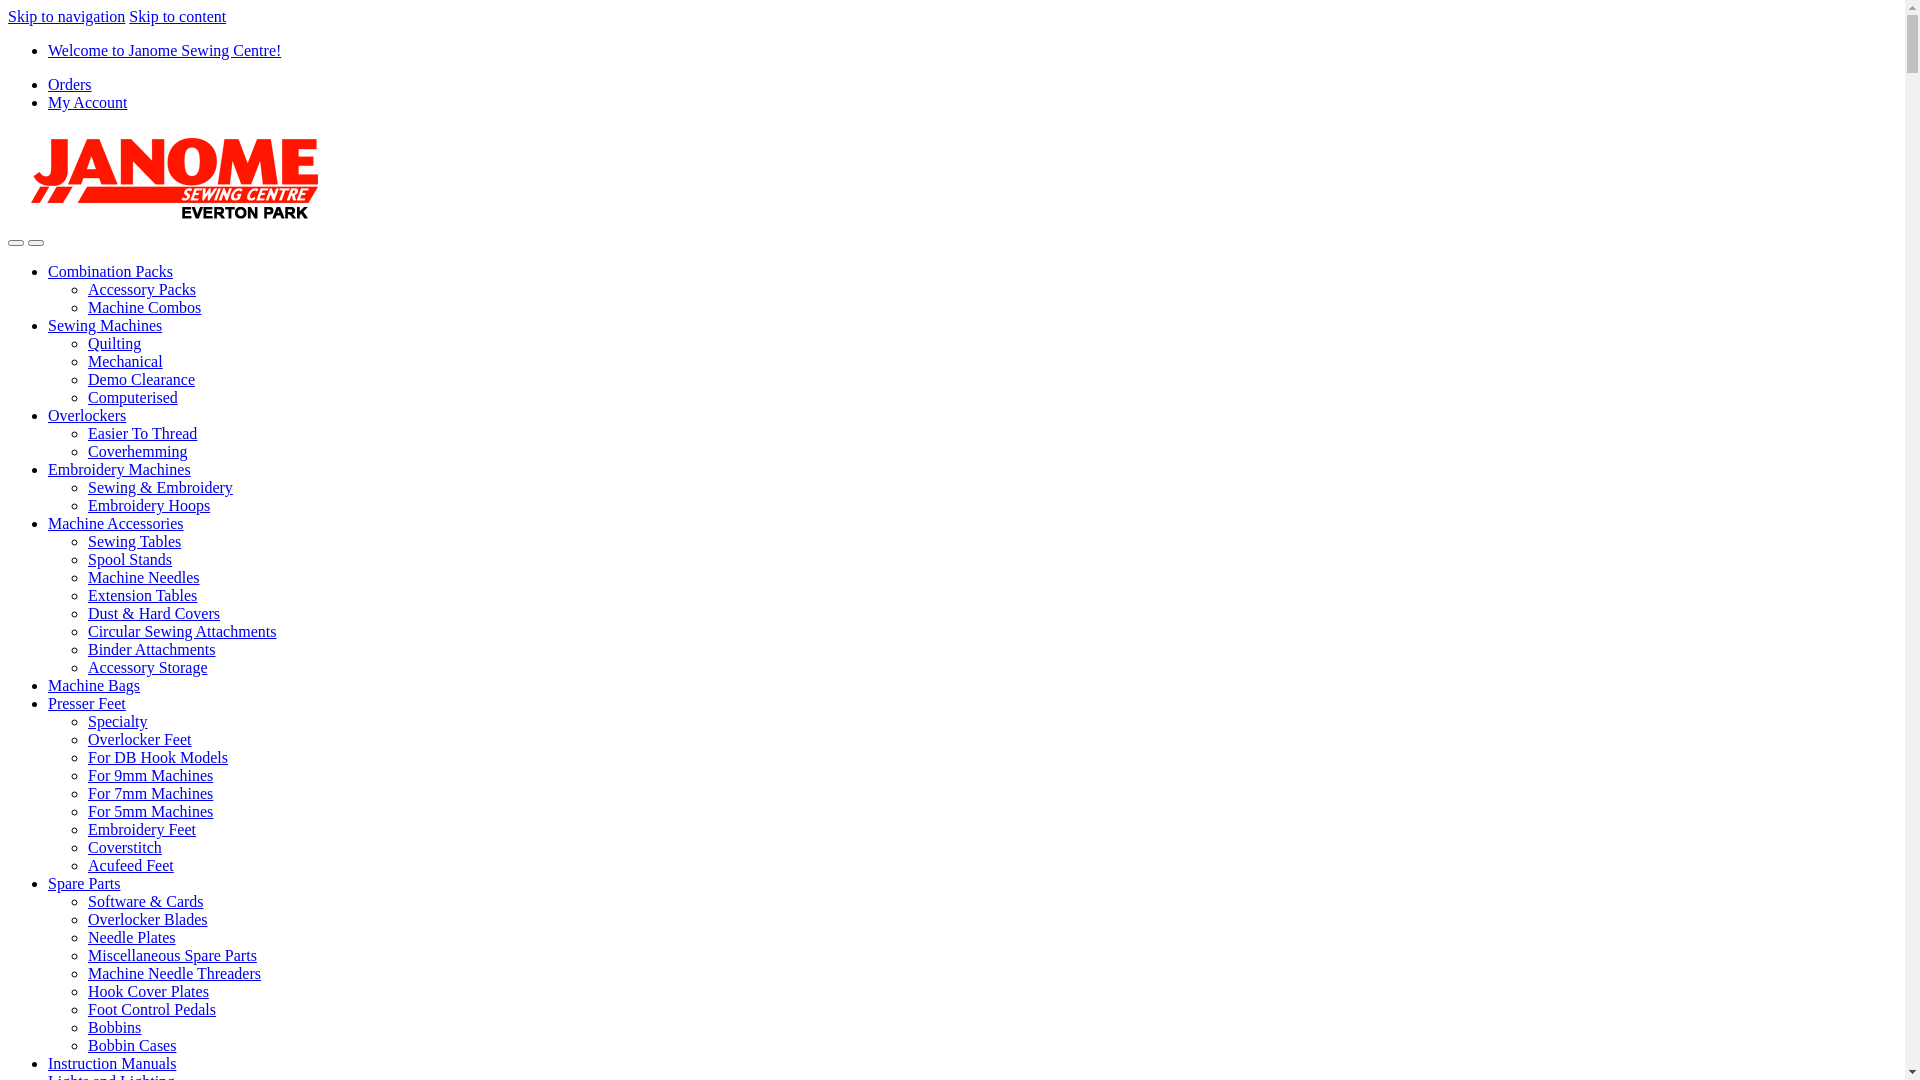 This screenshot has height=1080, width=1920. I want to click on 'Bobbin Cases', so click(86, 1044).